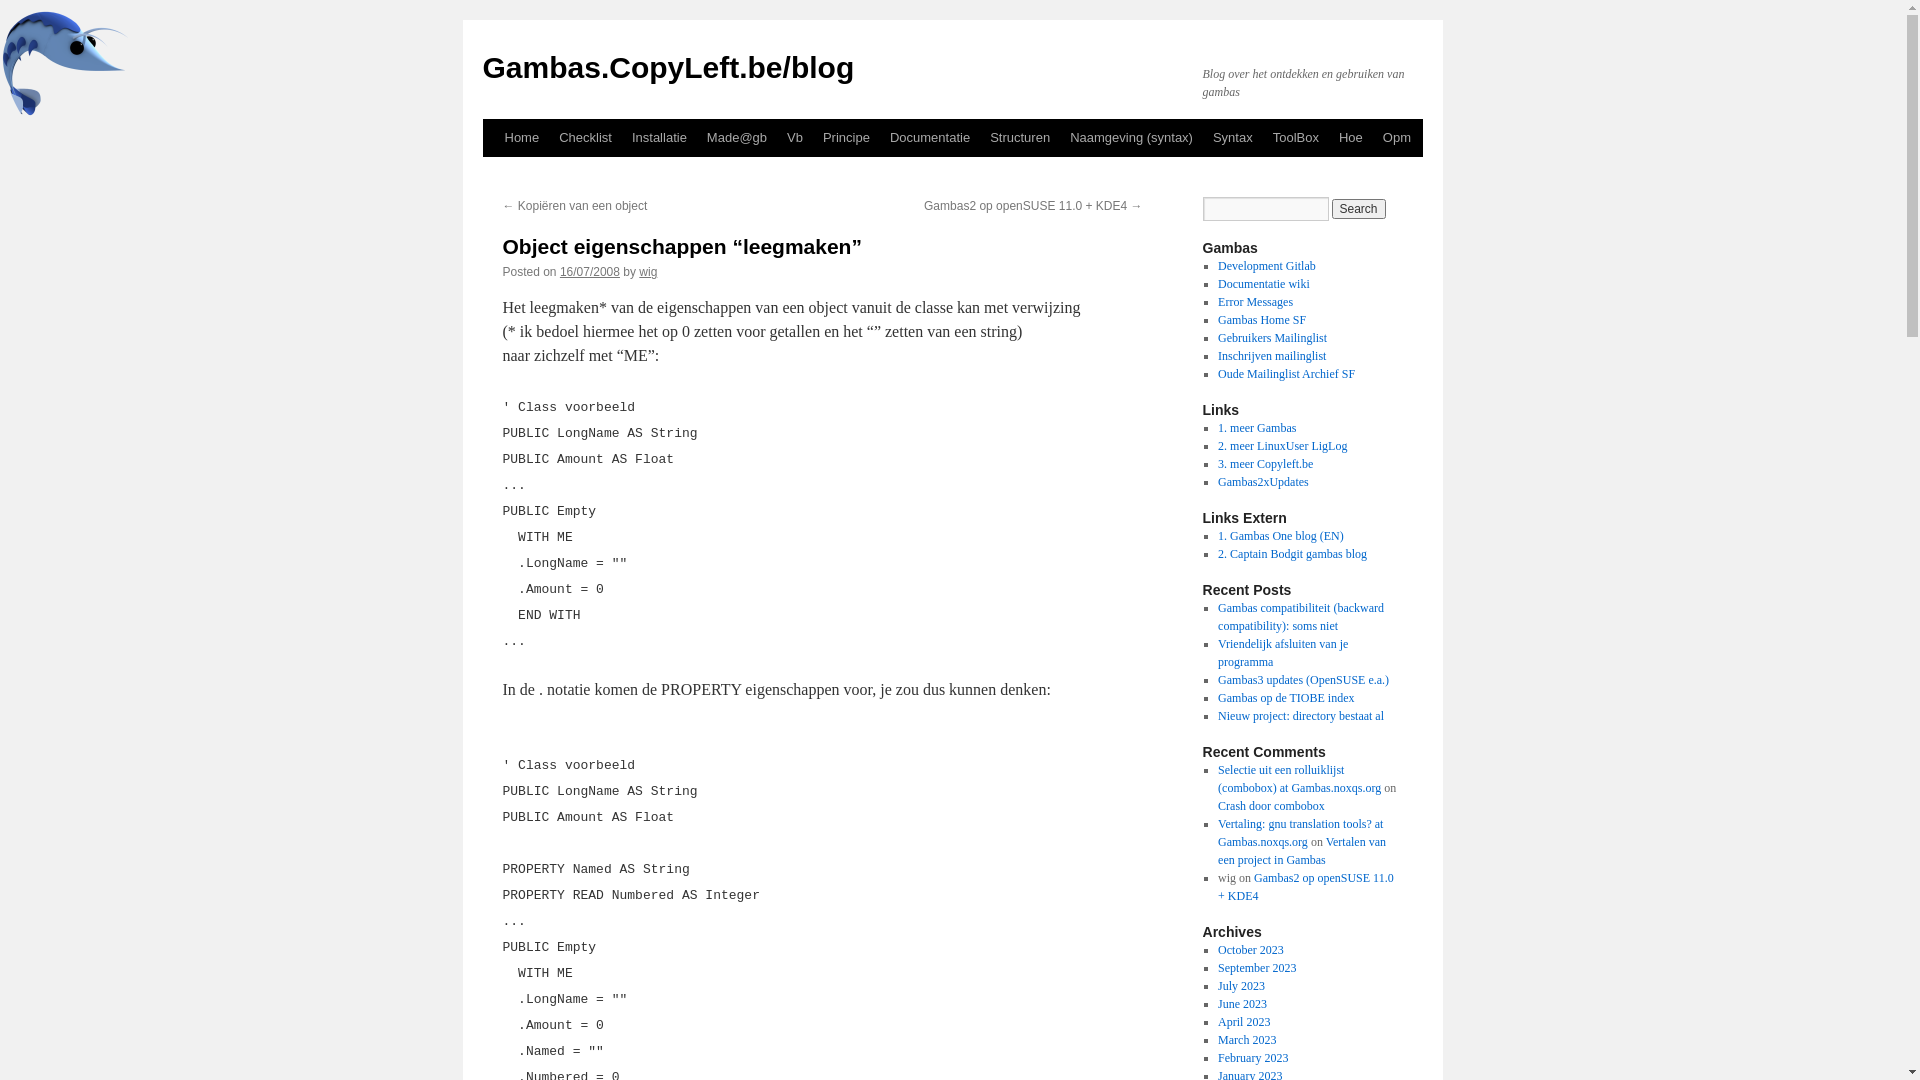  Describe the element at coordinates (1266, 265) in the screenshot. I see `'Development Gitlab'` at that location.